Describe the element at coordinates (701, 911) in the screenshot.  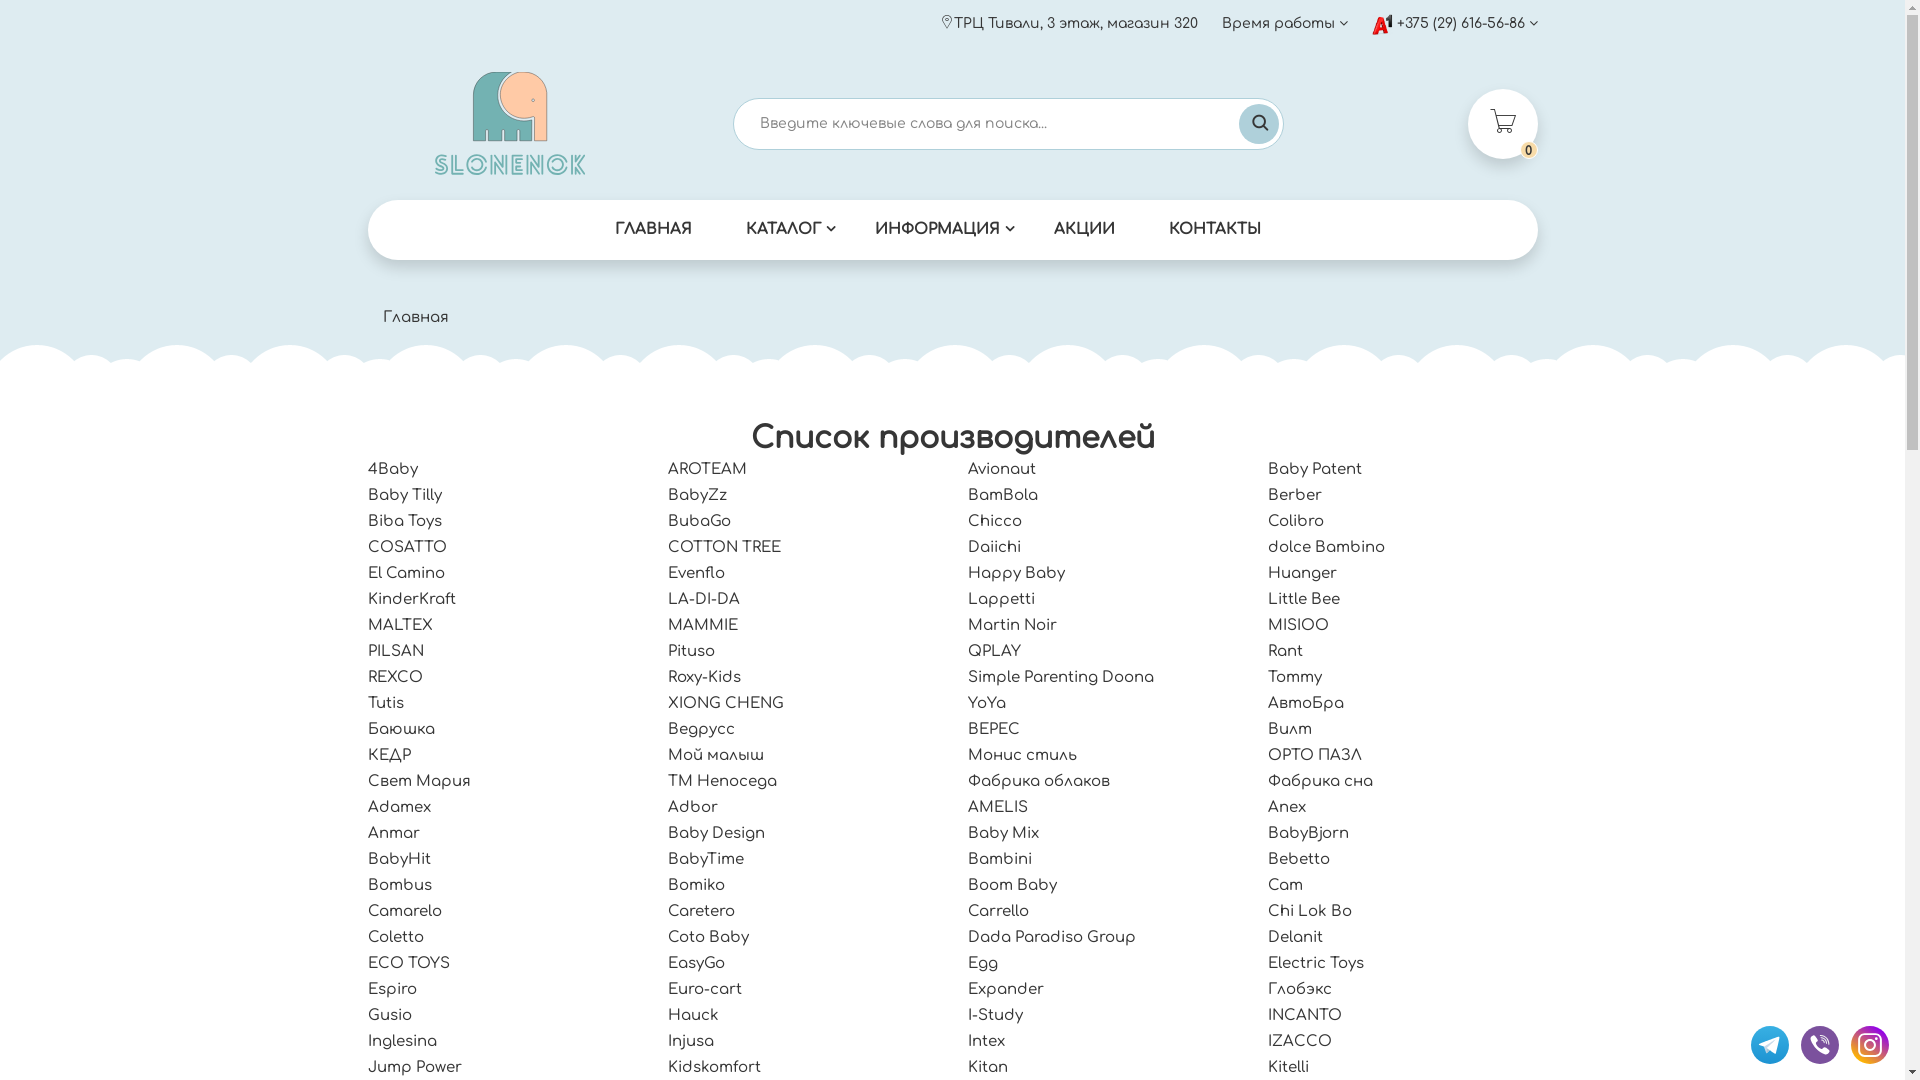
I see `'Caretero'` at that location.